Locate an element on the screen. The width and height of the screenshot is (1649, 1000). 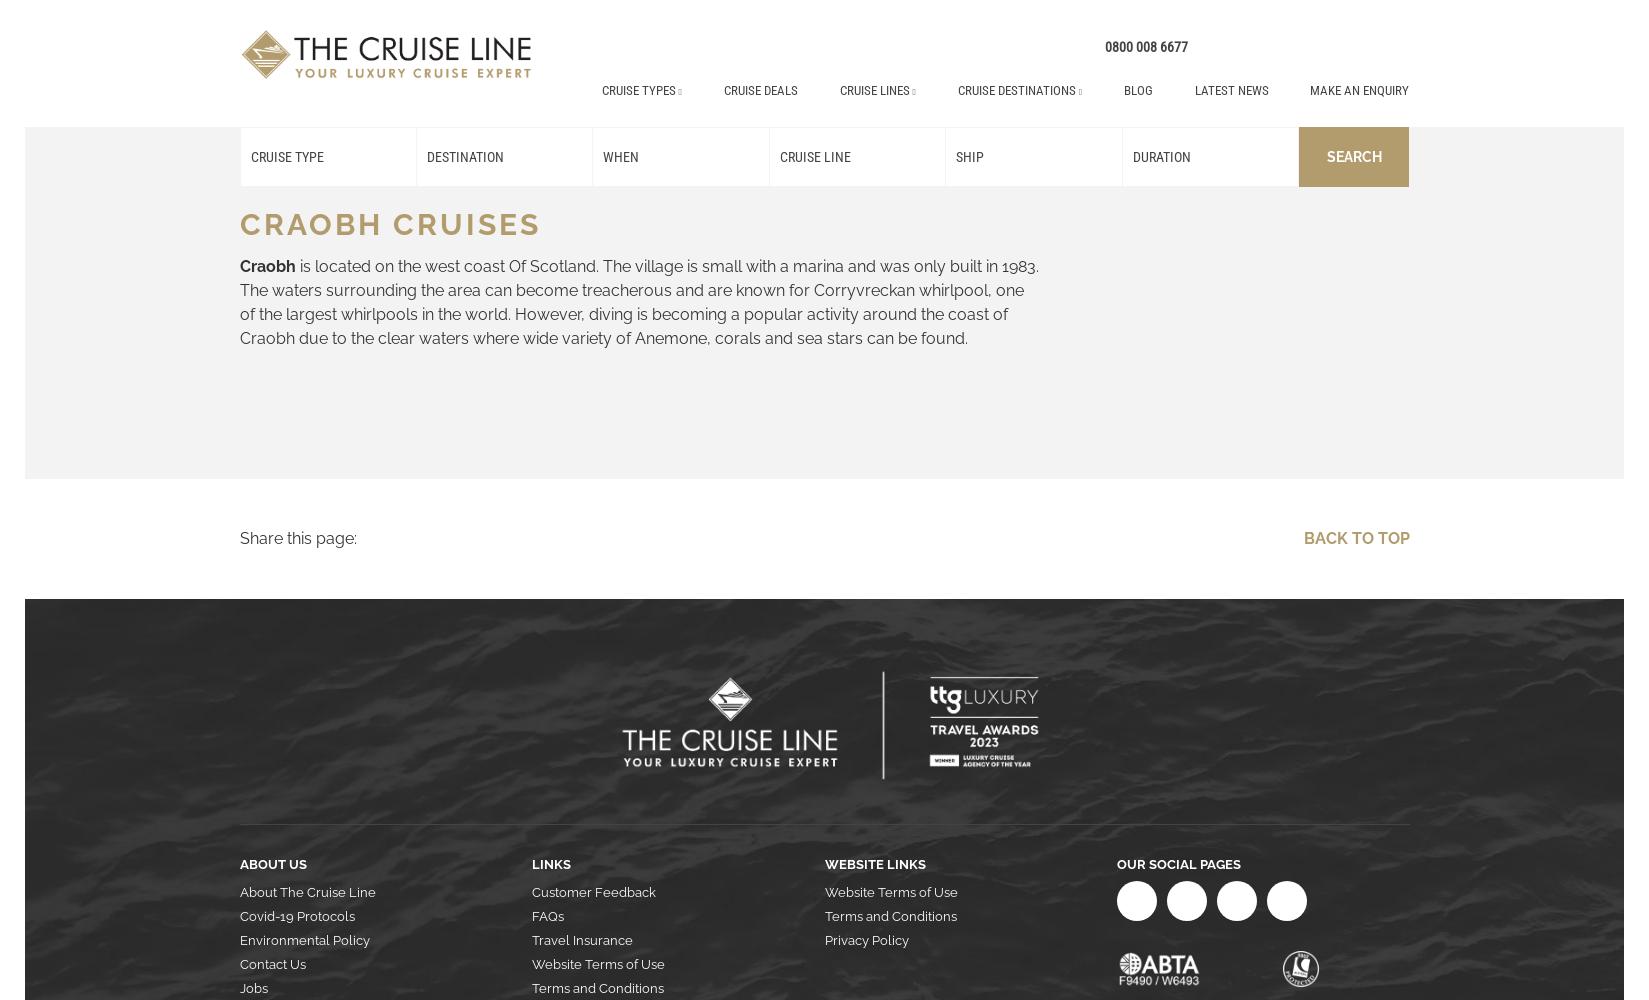
'Craobh' is located at coordinates (266, 266).